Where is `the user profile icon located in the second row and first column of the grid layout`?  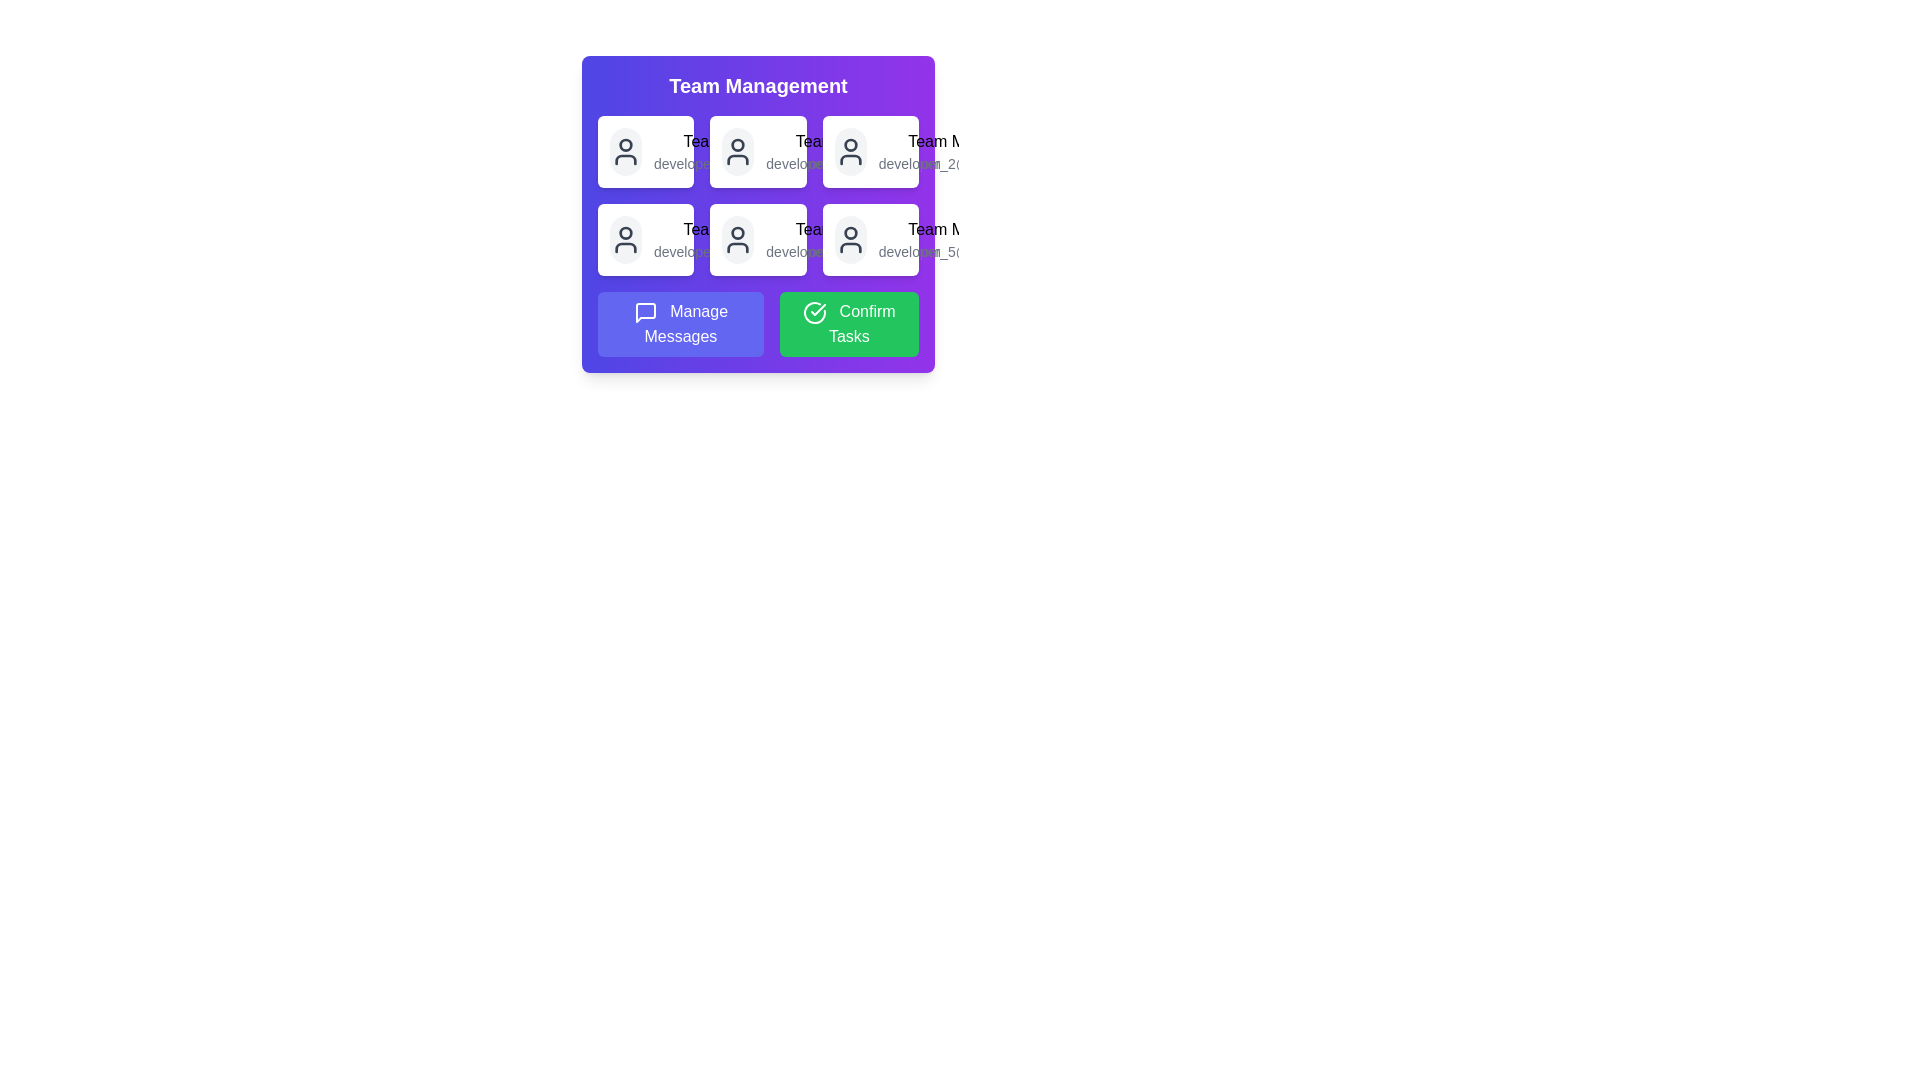 the user profile icon located in the second row and first column of the grid layout is located at coordinates (624, 238).